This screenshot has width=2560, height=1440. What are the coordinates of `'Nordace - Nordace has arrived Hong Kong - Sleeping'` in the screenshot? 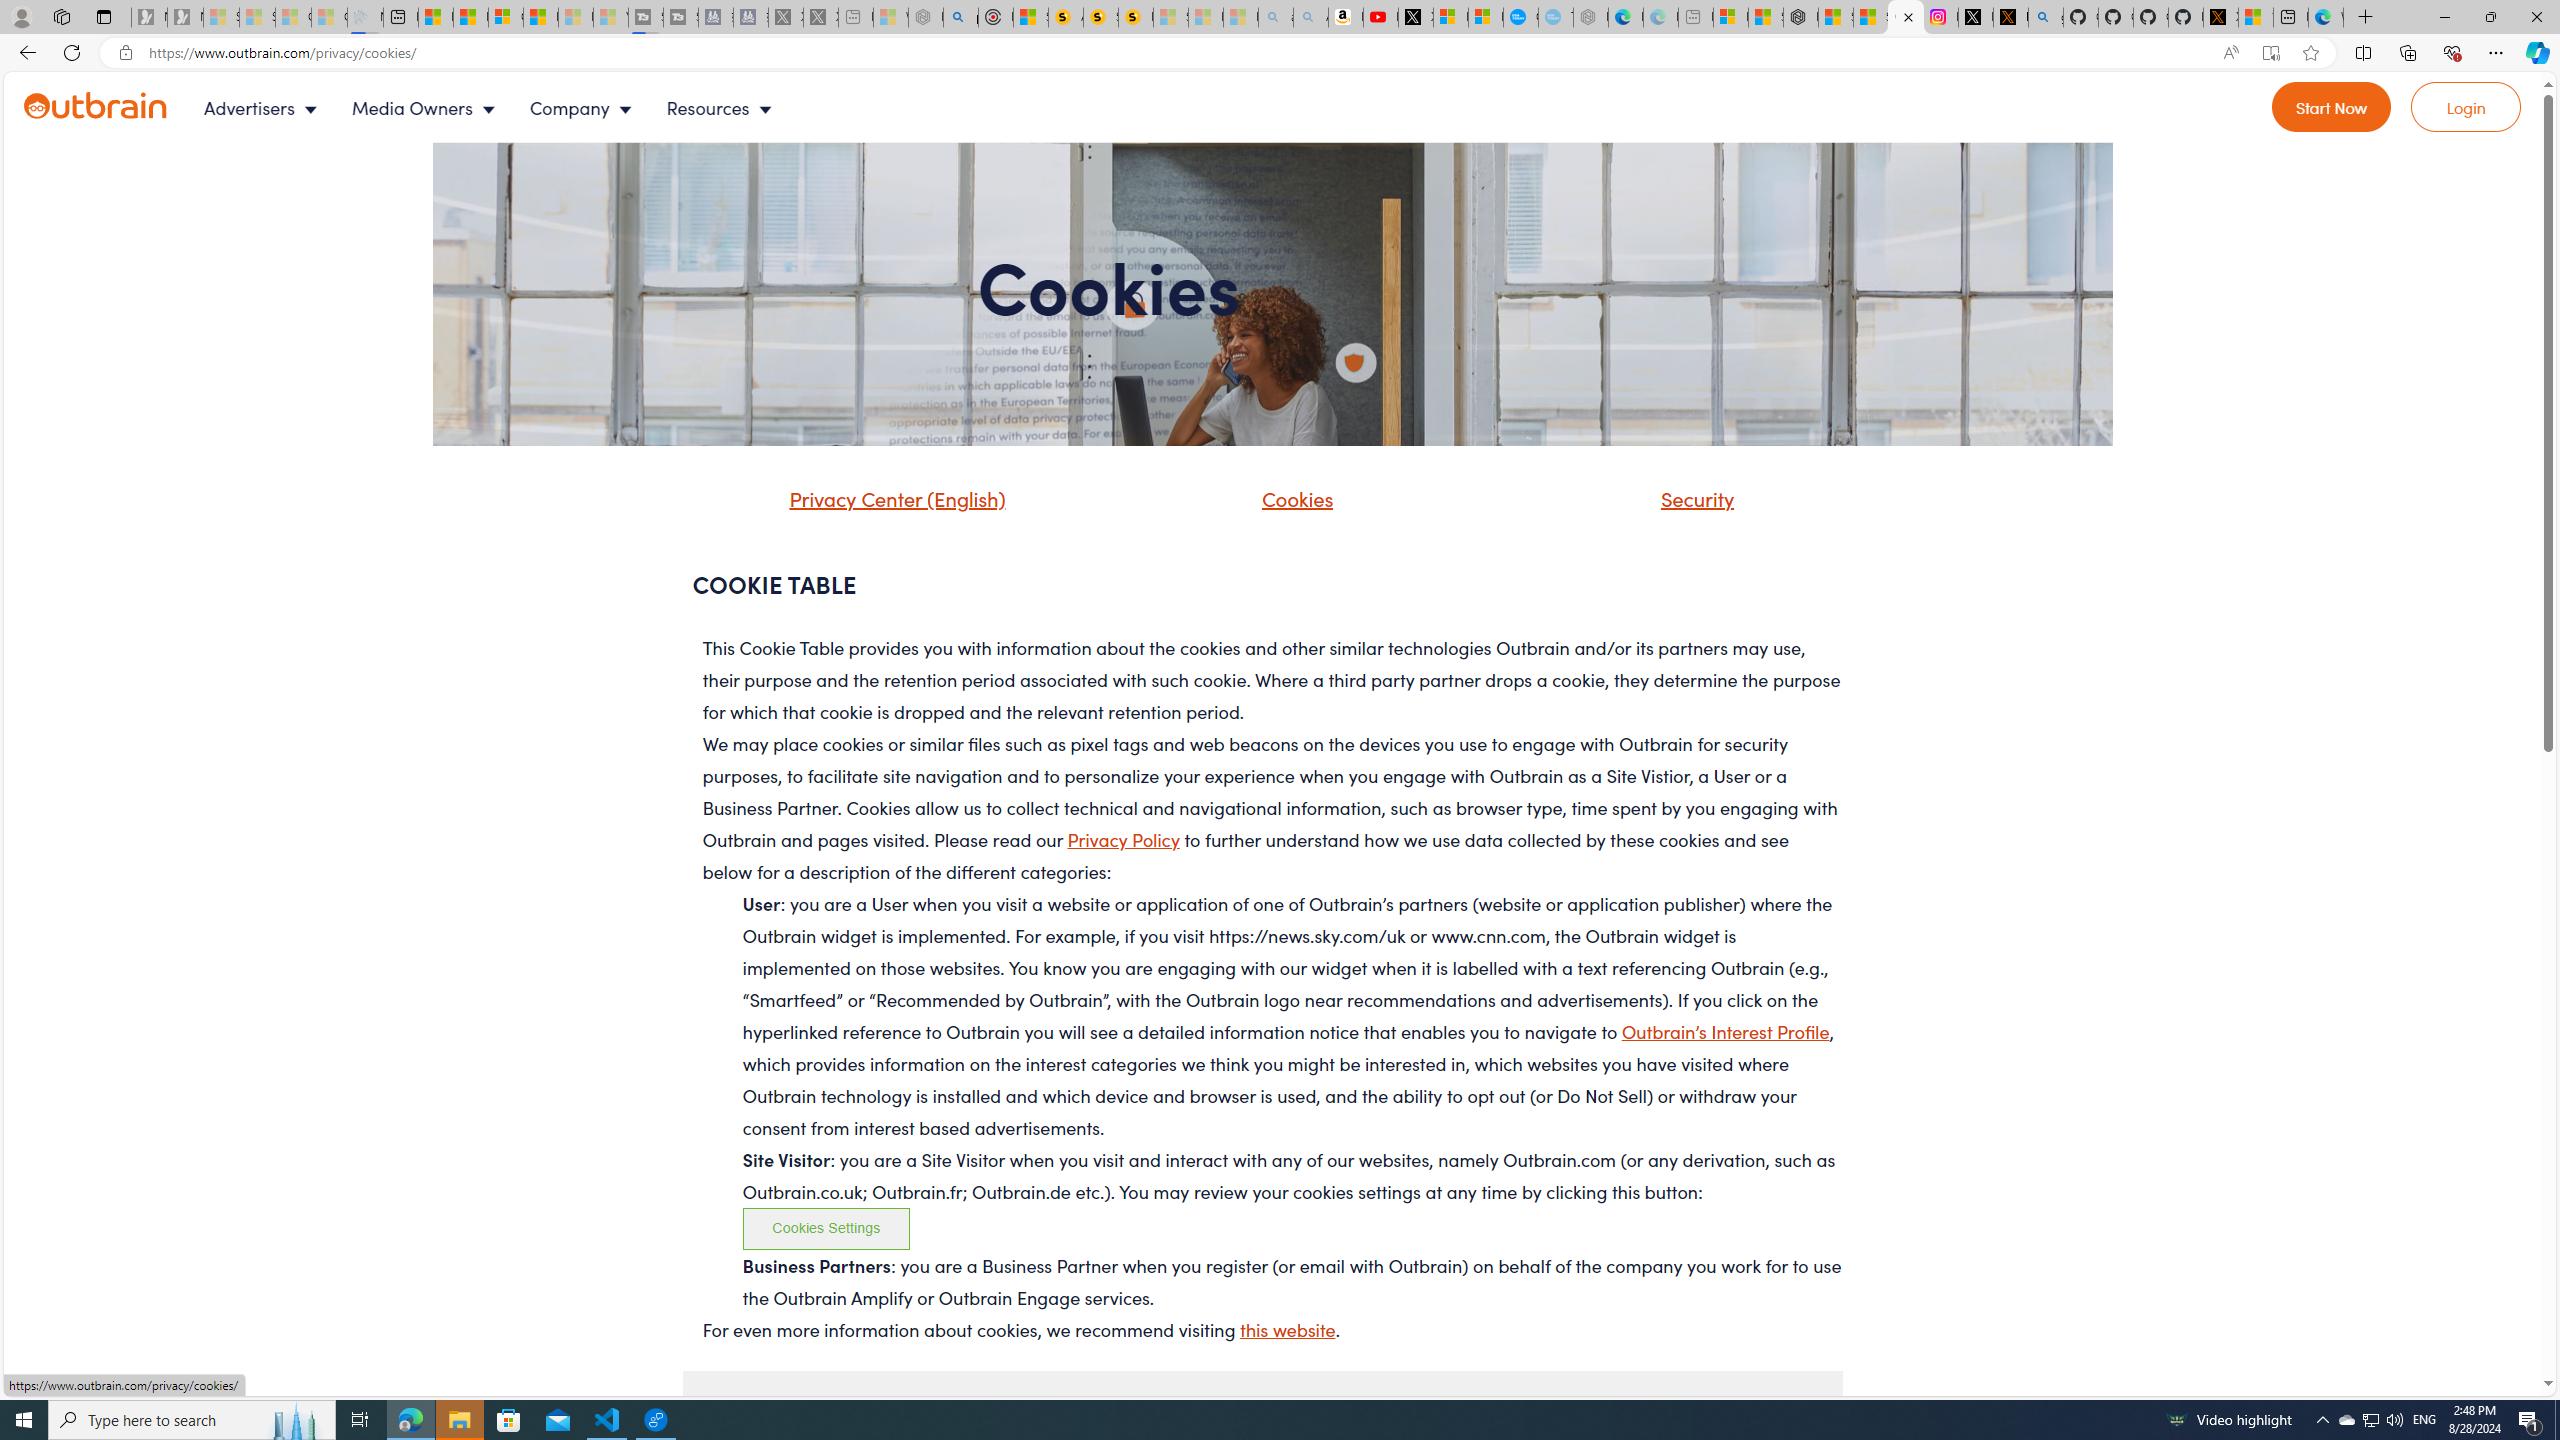 It's located at (1590, 16).